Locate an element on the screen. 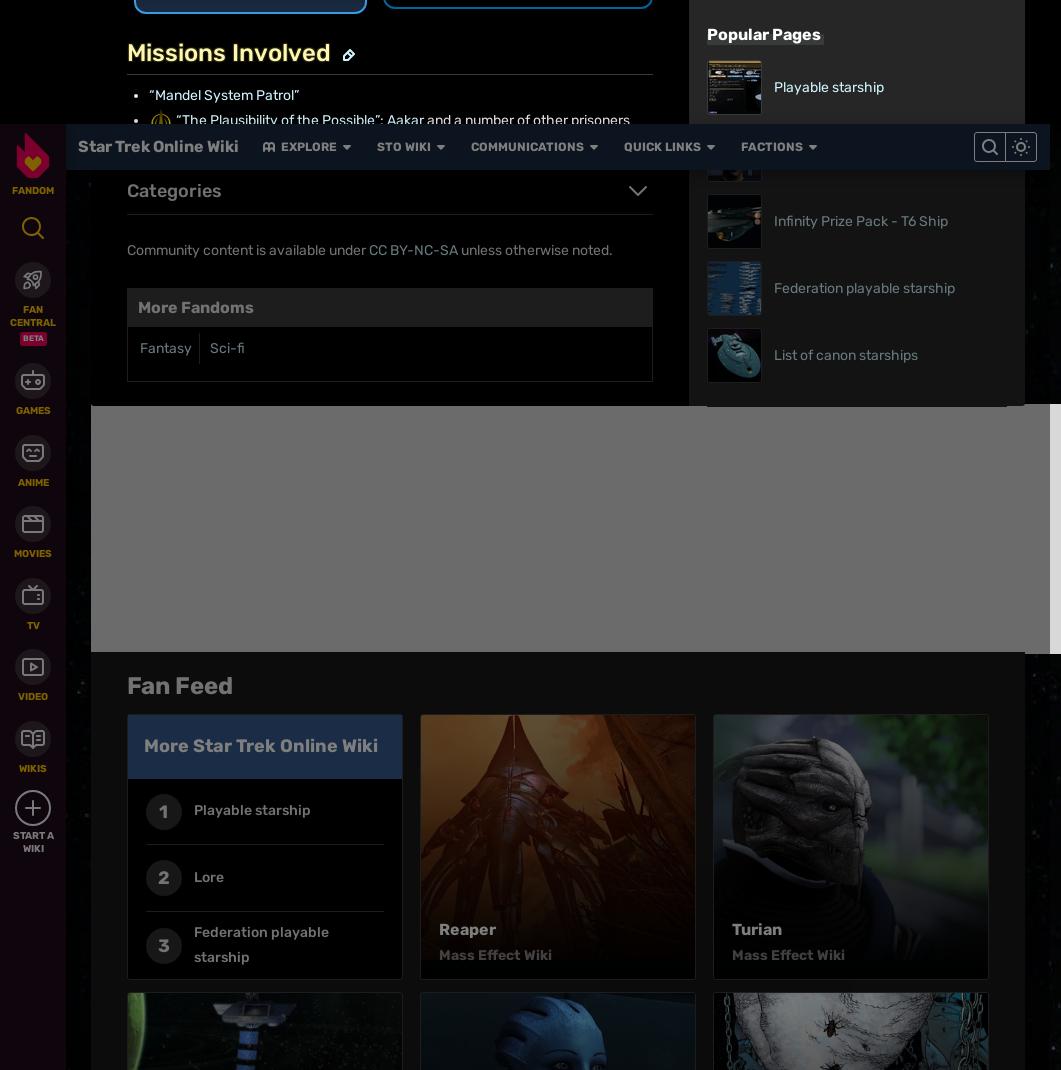 The image size is (1061, 1070). 'What is Fandom?' is located at coordinates (381, 561).